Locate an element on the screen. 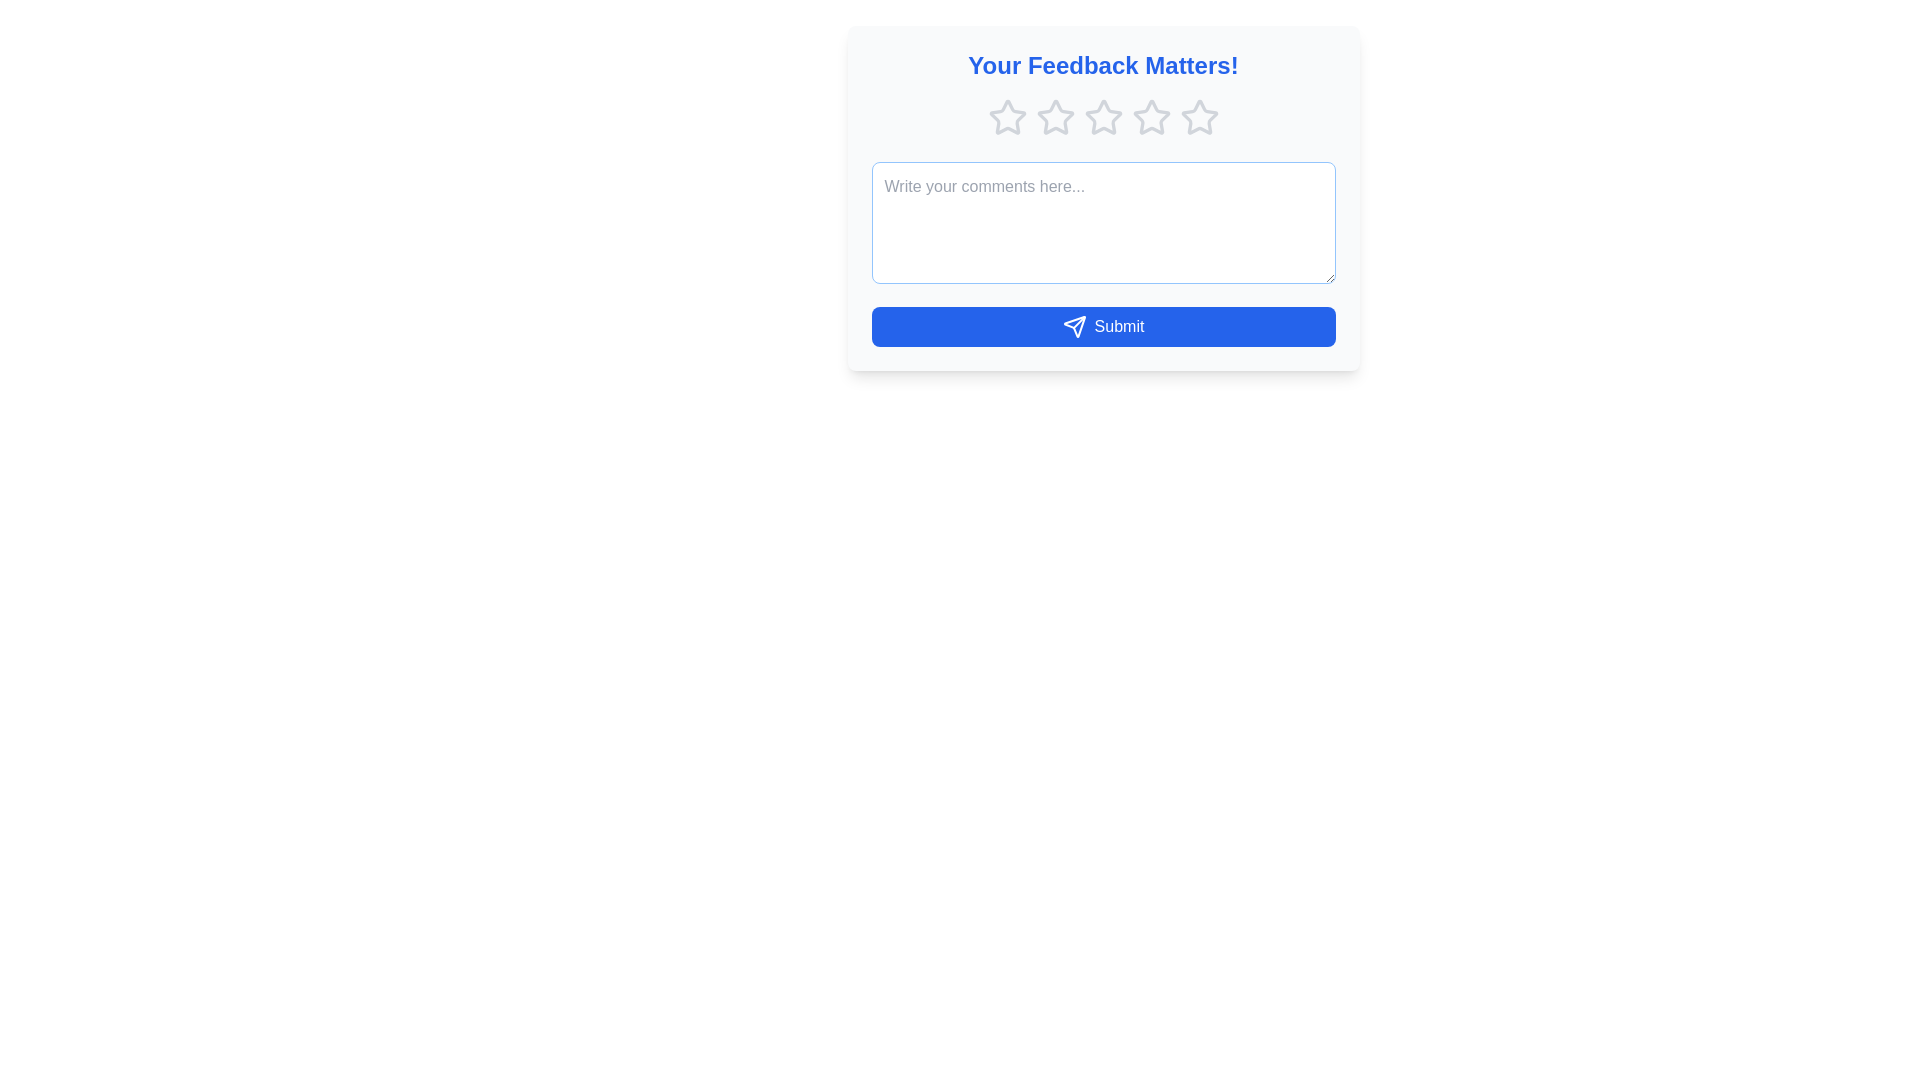  the first hollow star icon in the rating system, which is light gray and aligned horizontally with four other stars is located at coordinates (1007, 117).